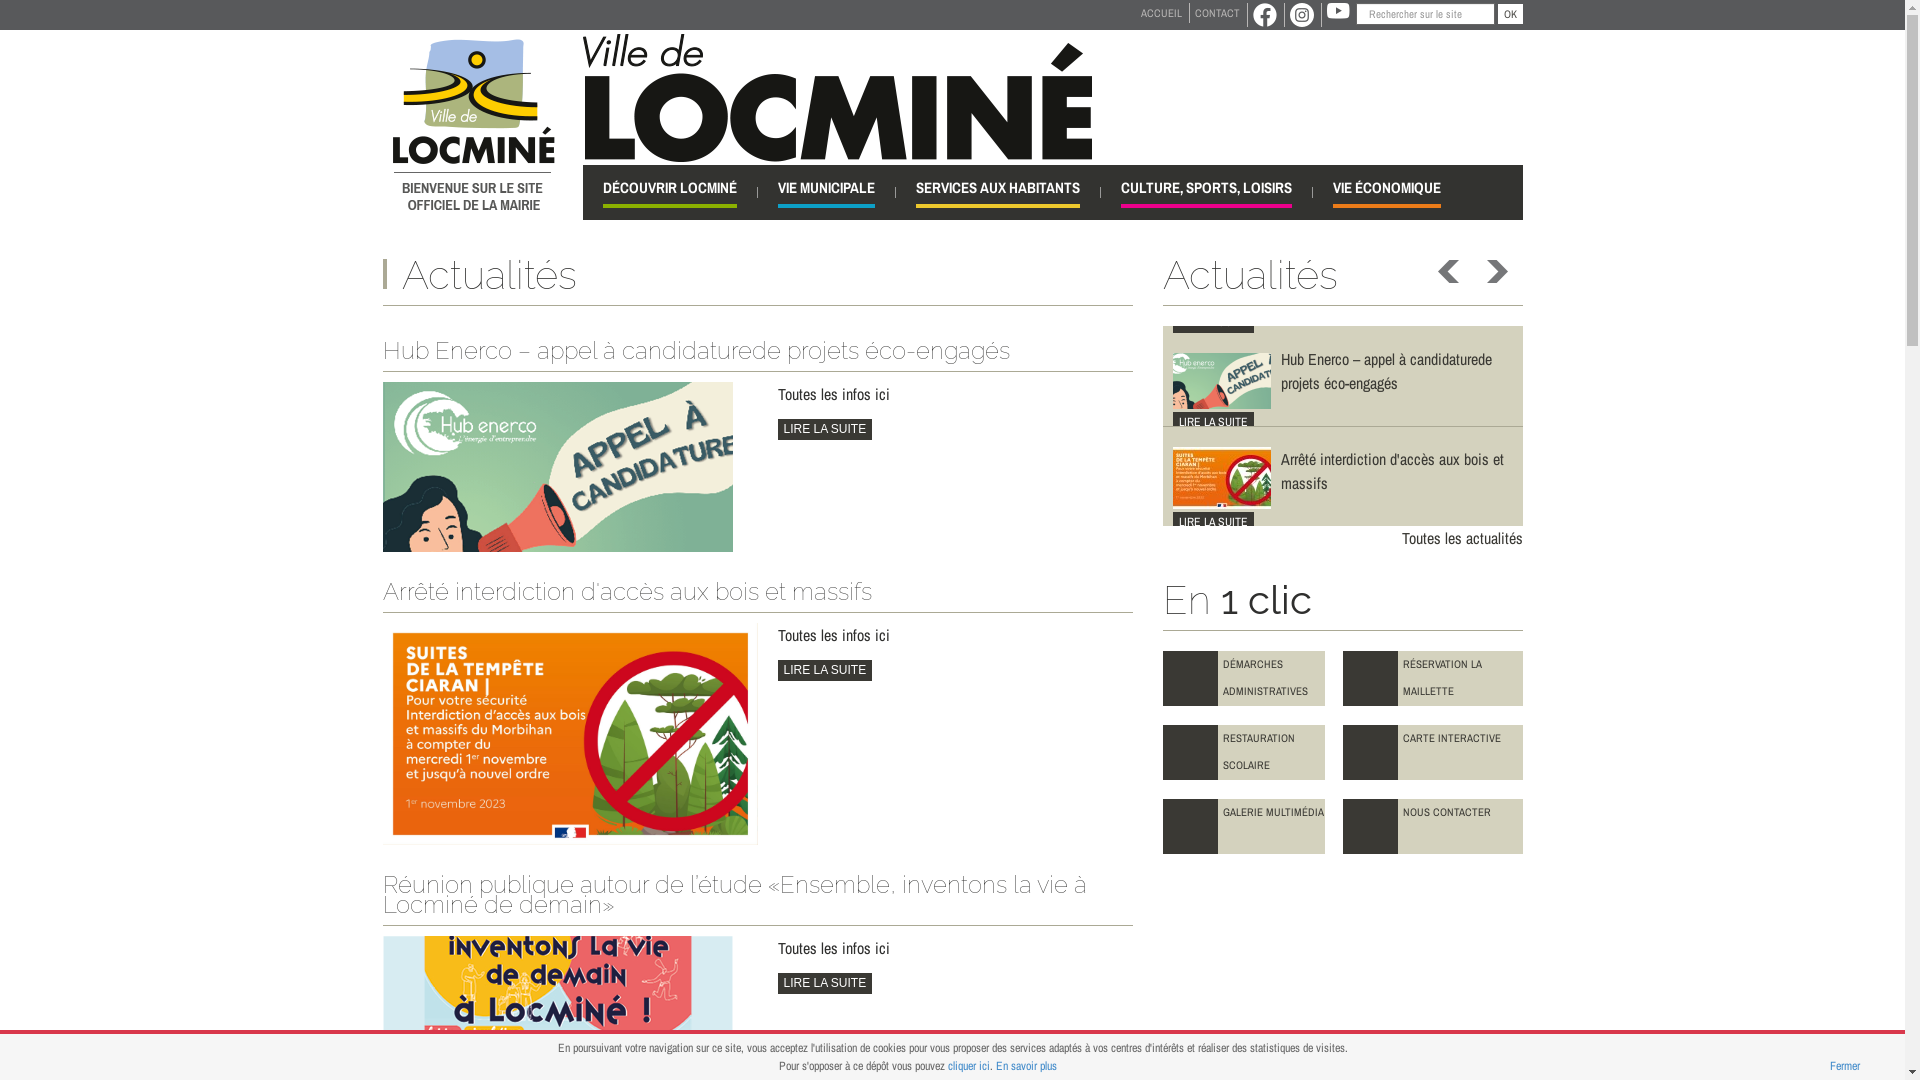 The width and height of the screenshot is (1920, 1080). Describe the element at coordinates (1430, 752) in the screenshot. I see `'CARTE INTERACTIVE'` at that location.